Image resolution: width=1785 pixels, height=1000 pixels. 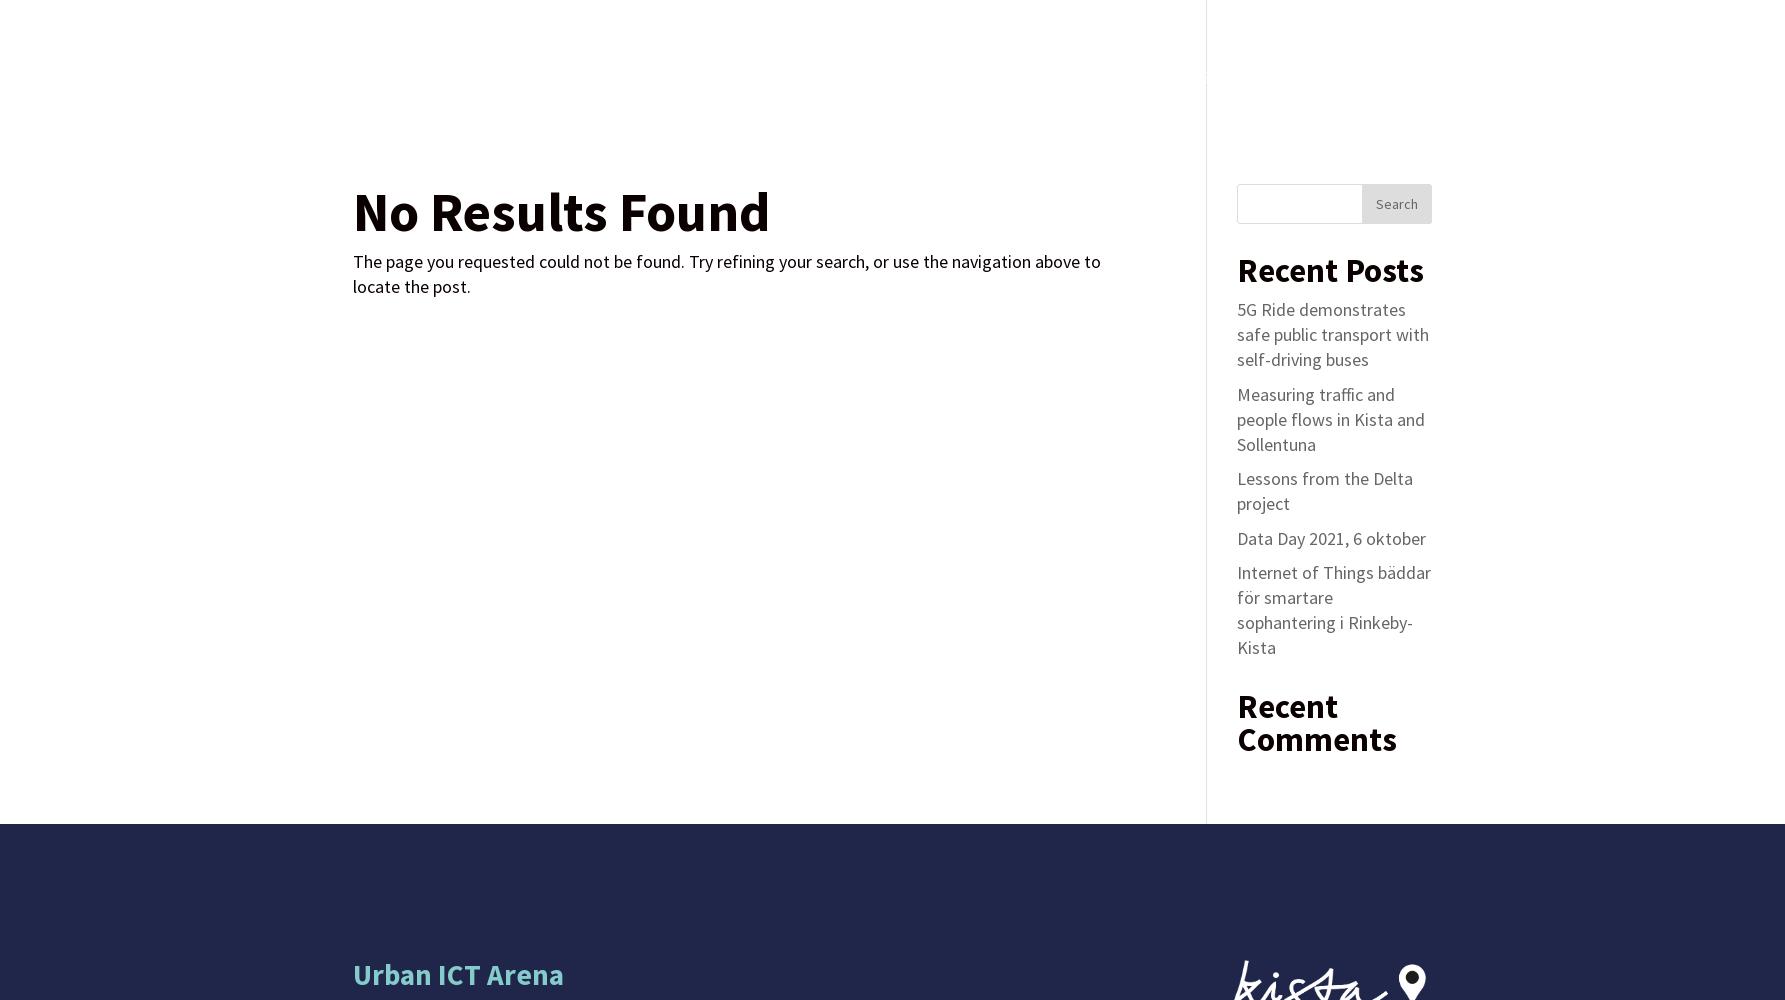 What do you see at coordinates (1154, 76) in the screenshot?
I see `'News'` at bounding box center [1154, 76].